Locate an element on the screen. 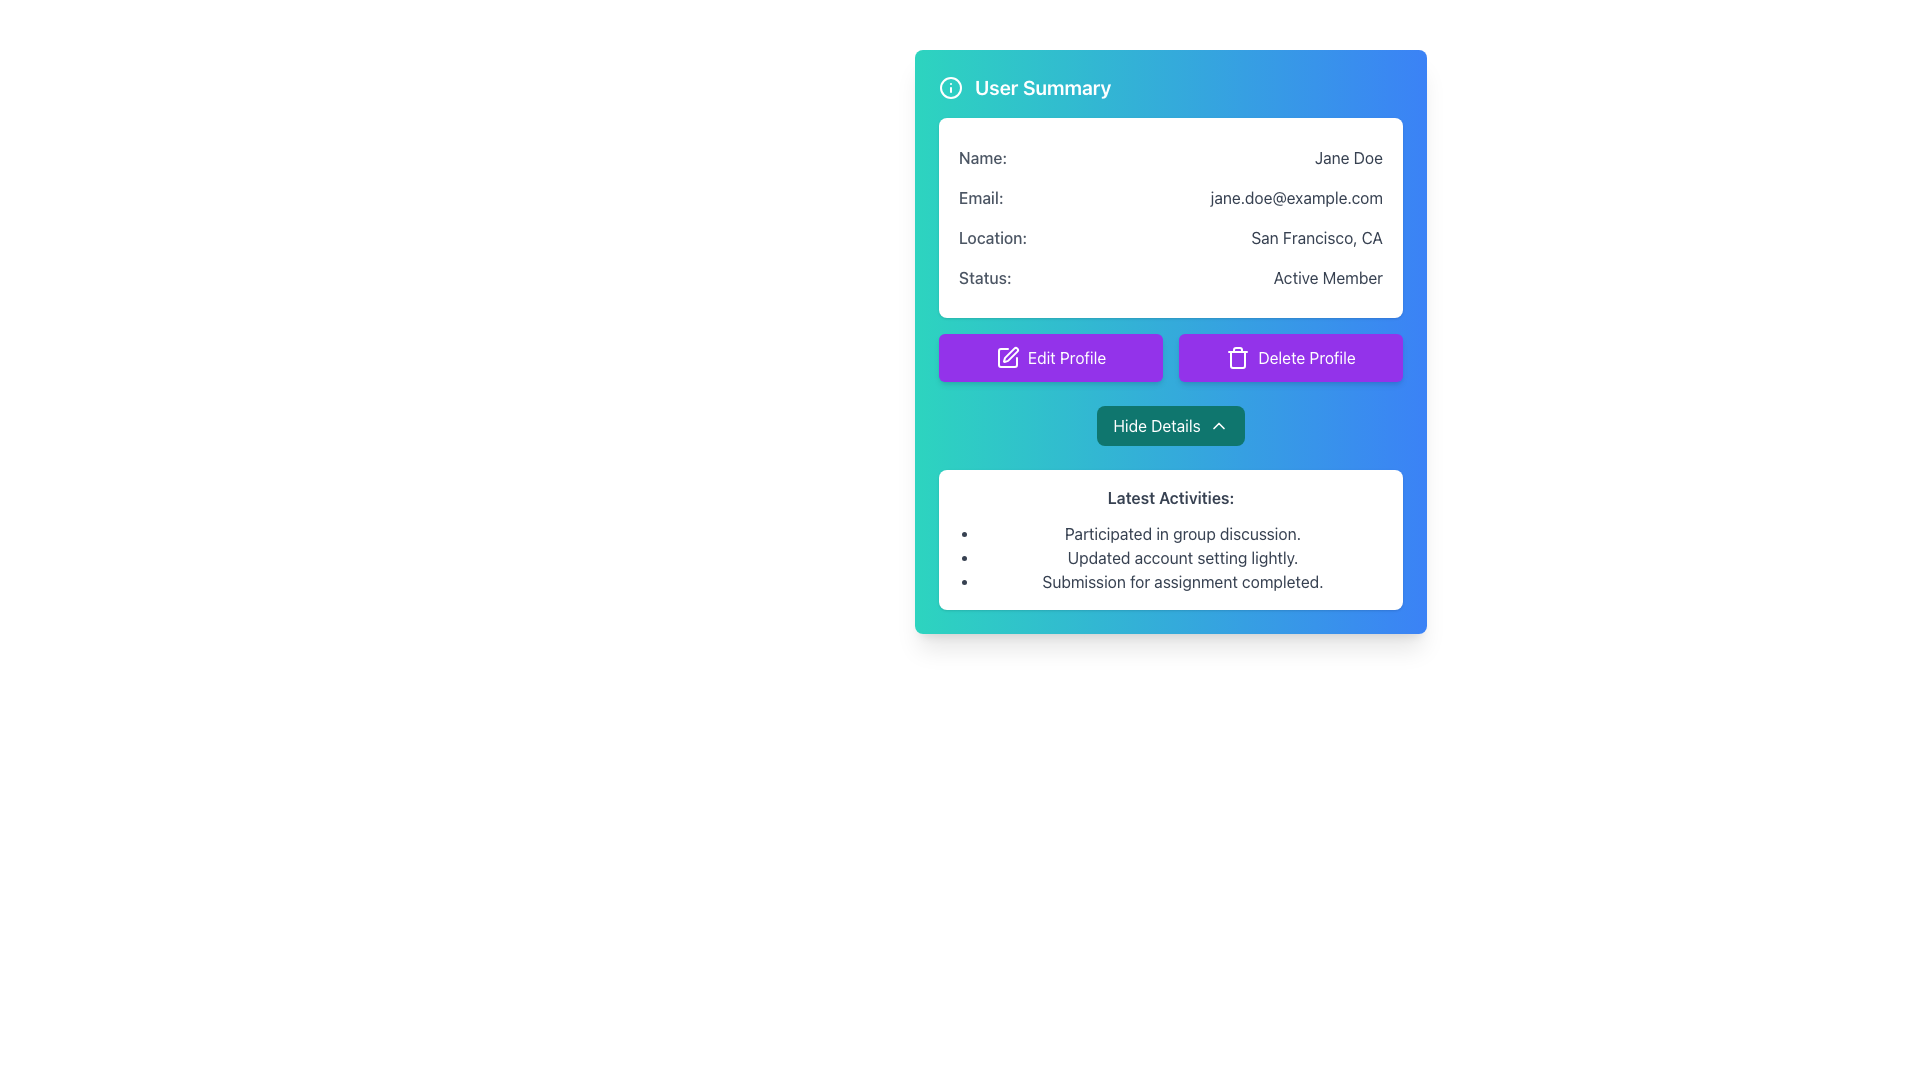 The image size is (1920, 1080). text of the header Text Label that serves as the title for recent user activities, located in a white rounded box at the lower portion of the main layout is located at coordinates (1171, 496).